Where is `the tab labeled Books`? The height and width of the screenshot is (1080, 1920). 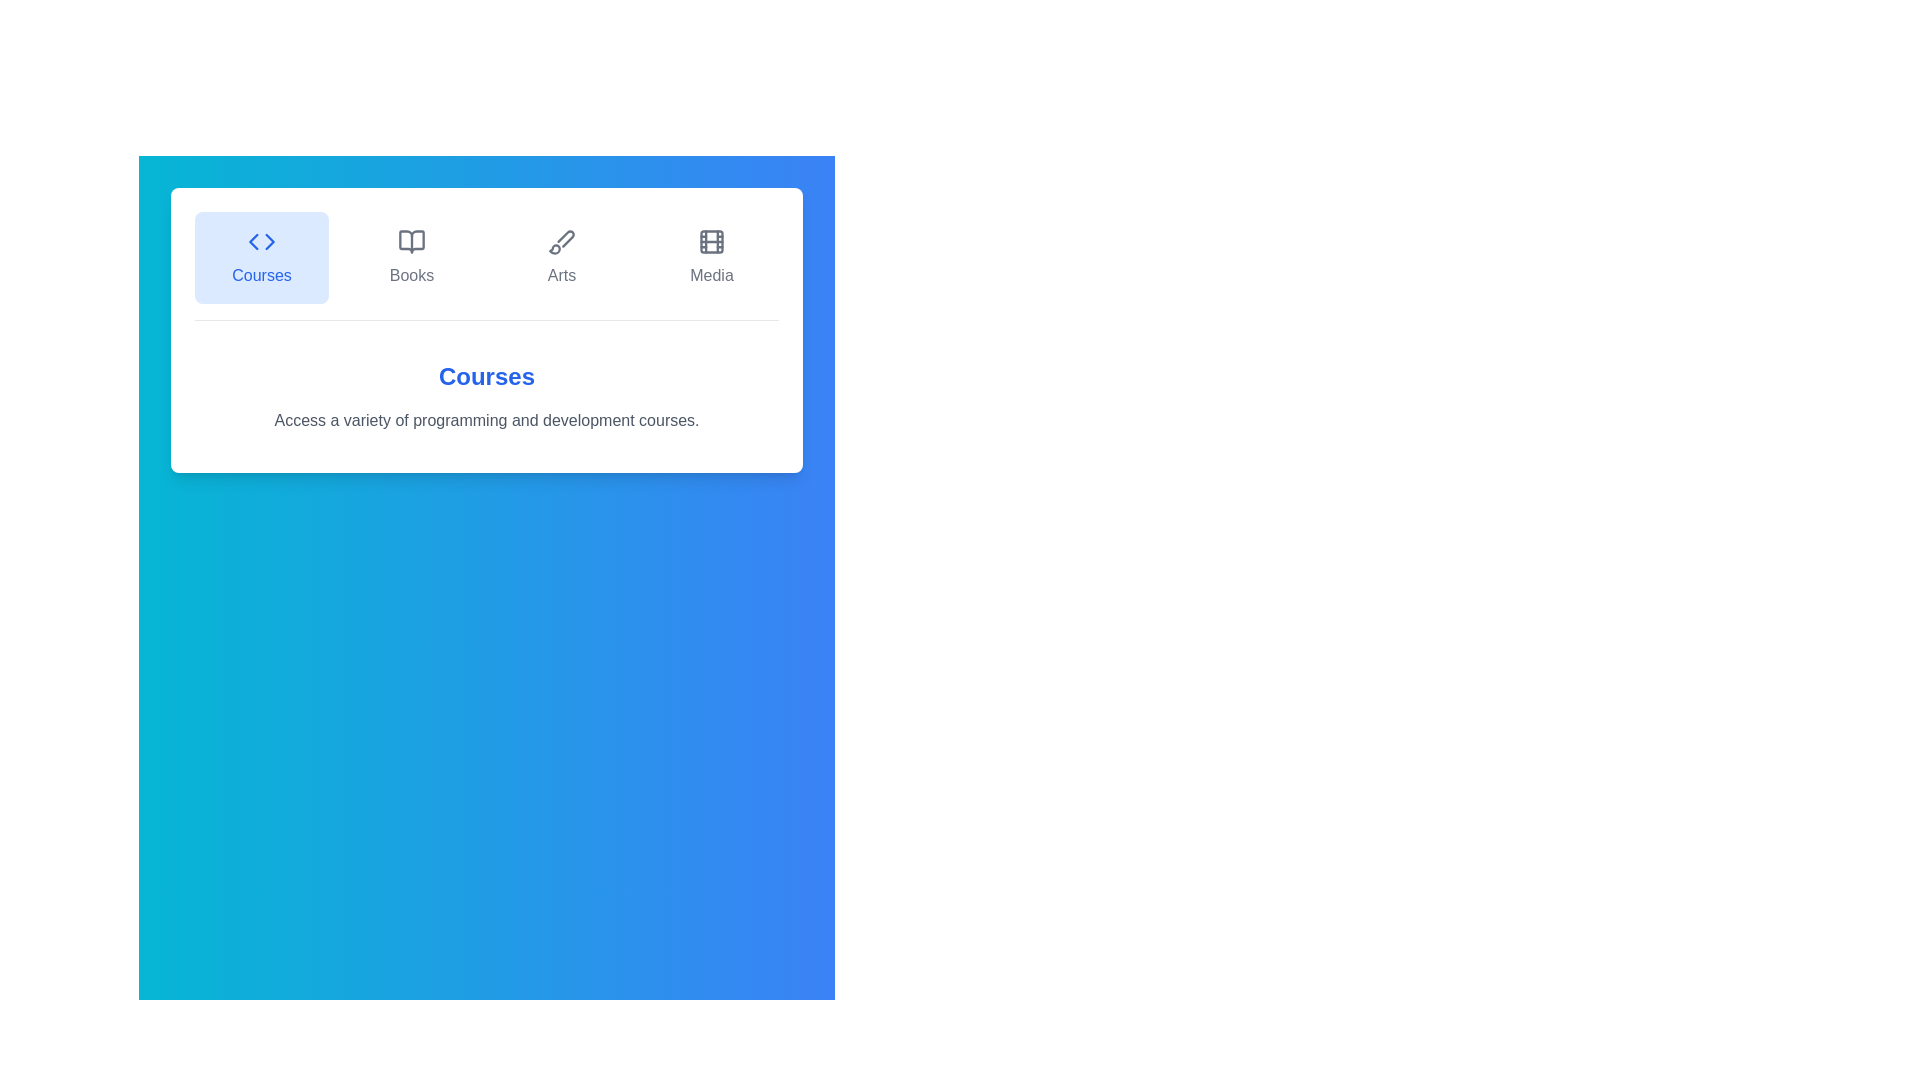 the tab labeled Books is located at coordinates (411, 257).